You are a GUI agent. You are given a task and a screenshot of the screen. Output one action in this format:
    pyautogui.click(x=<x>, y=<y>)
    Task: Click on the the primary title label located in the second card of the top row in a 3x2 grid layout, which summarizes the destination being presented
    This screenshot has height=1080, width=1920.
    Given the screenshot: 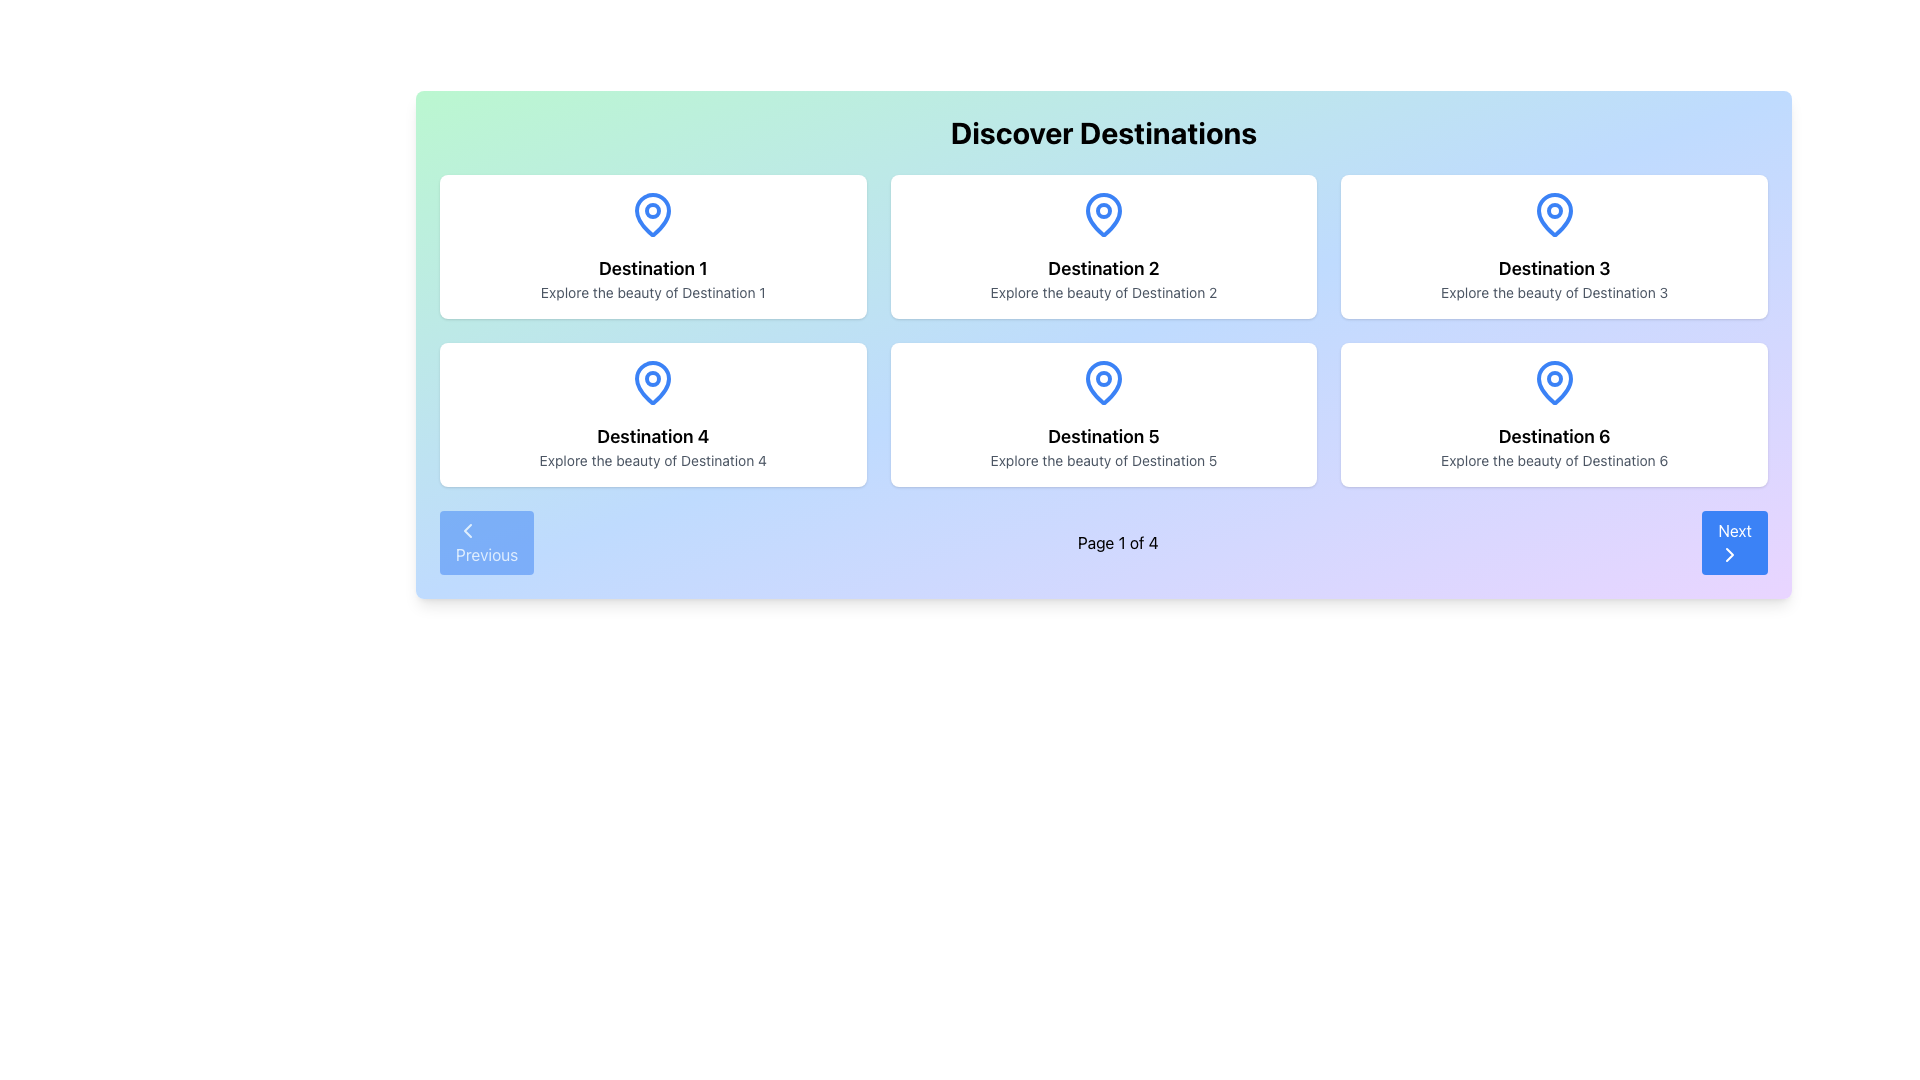 What is the action you would take?
    pyautogui.click(x=1103, y=268)
    